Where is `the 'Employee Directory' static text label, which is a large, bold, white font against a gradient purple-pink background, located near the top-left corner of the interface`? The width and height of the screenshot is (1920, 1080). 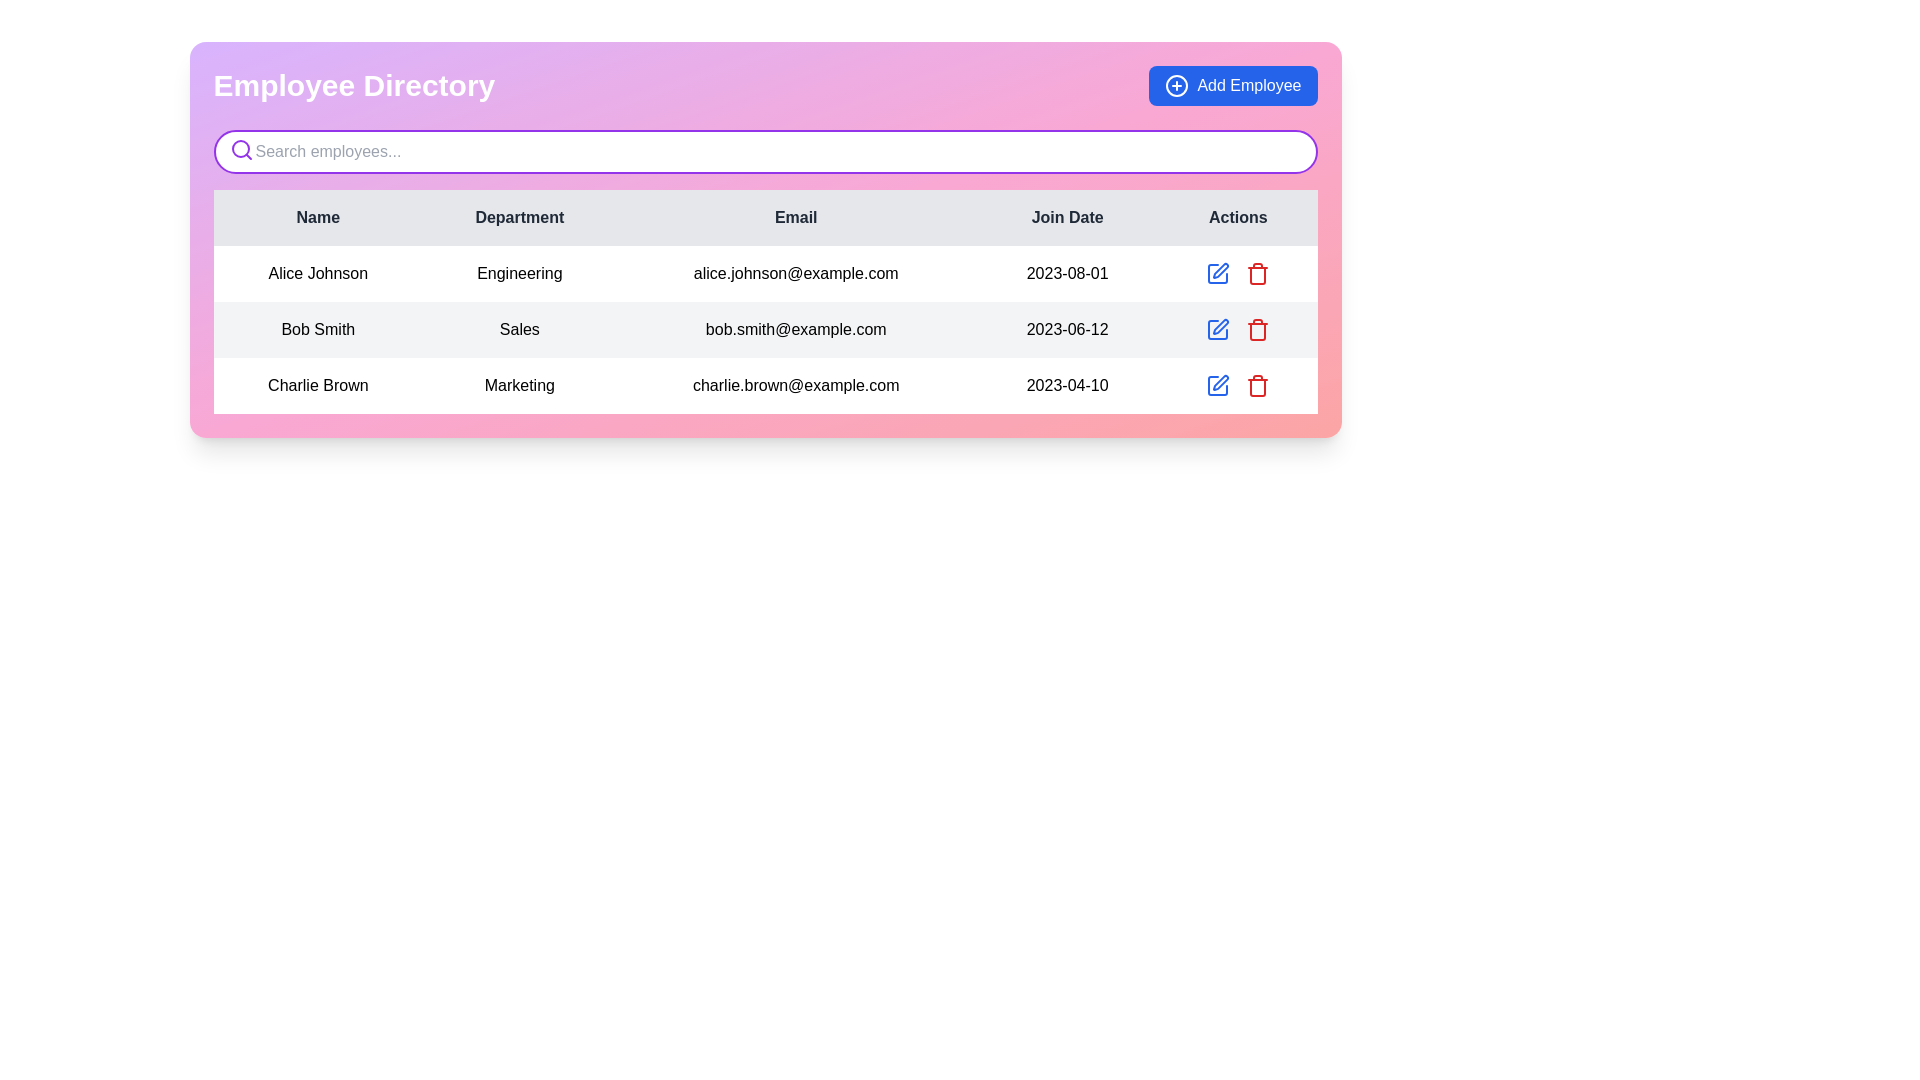
the 'Employee Directory' static text label, which is a large, bold, white font against a gradient purple-pink background, located near the top-left corner of the interface is located at coordinates (354, 84).